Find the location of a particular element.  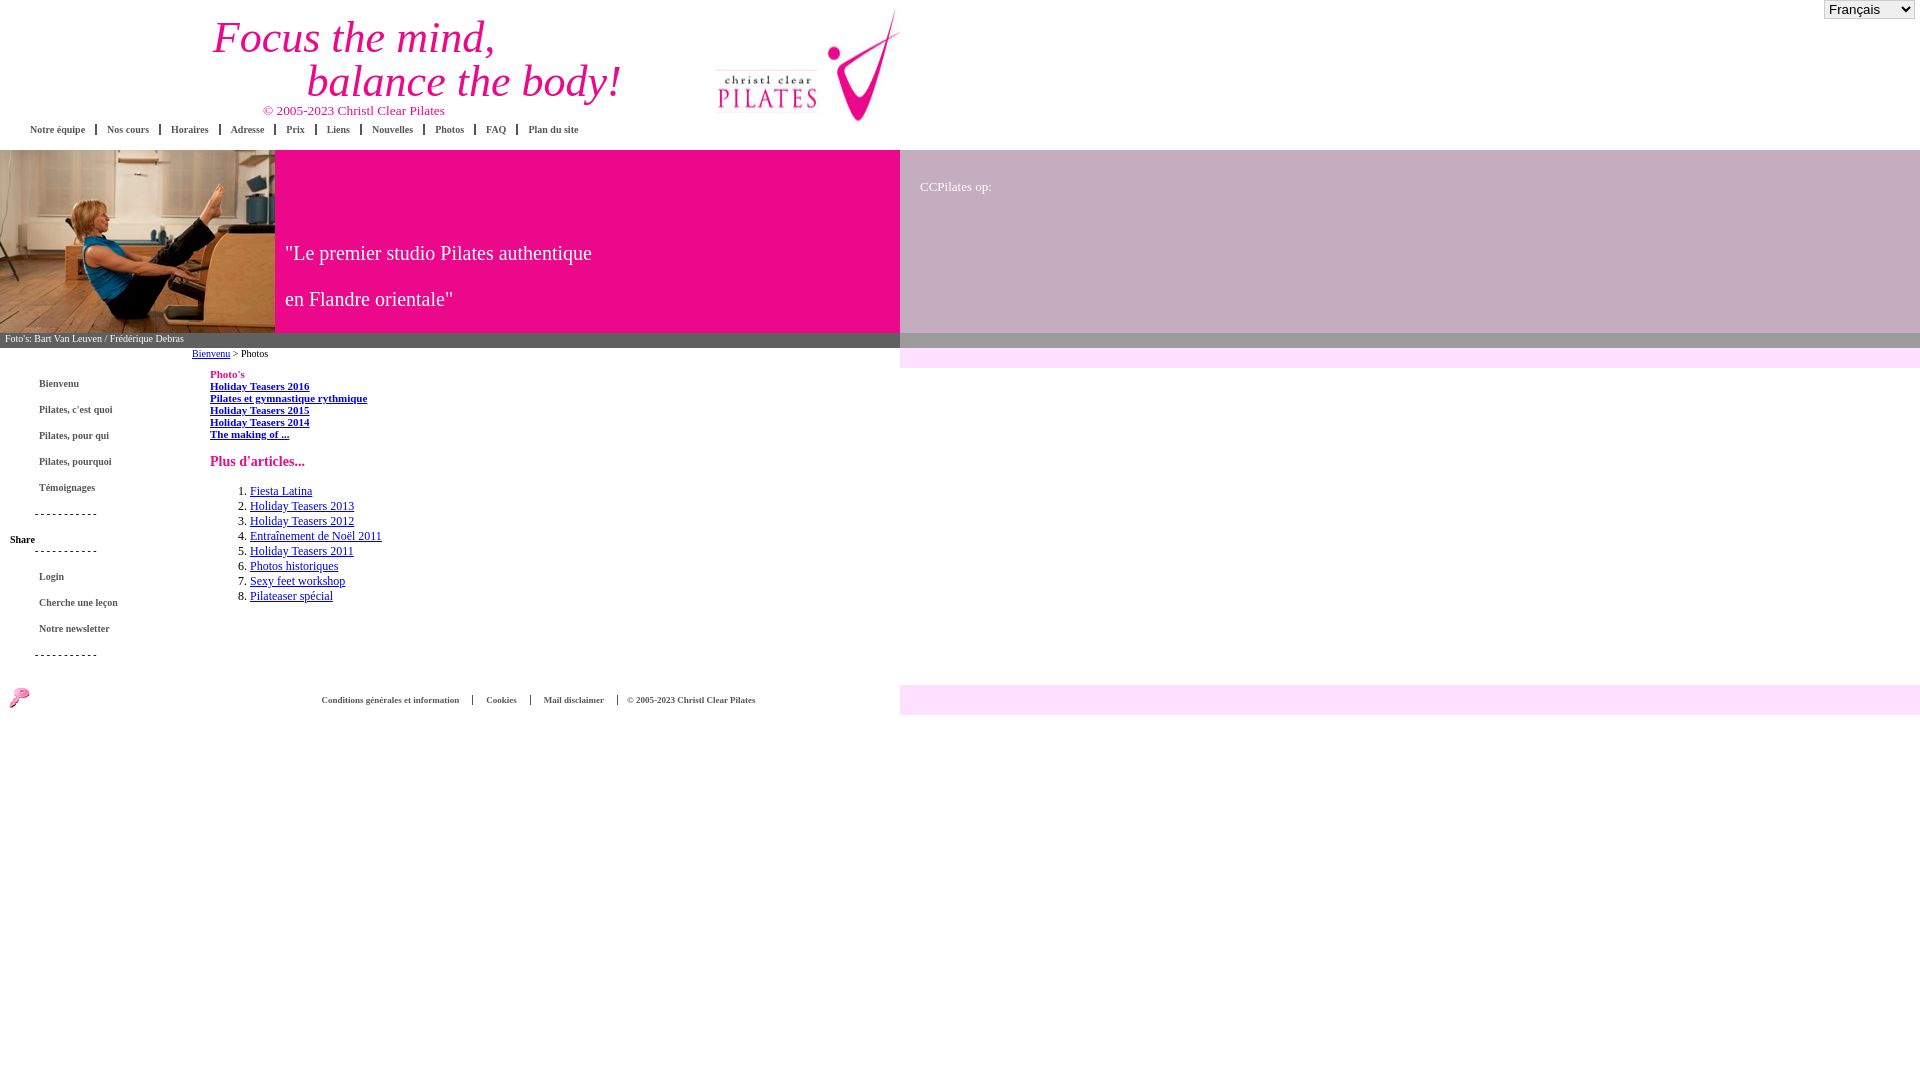

'Holiday Teasers 2012' is located at coordinates (301, 519).